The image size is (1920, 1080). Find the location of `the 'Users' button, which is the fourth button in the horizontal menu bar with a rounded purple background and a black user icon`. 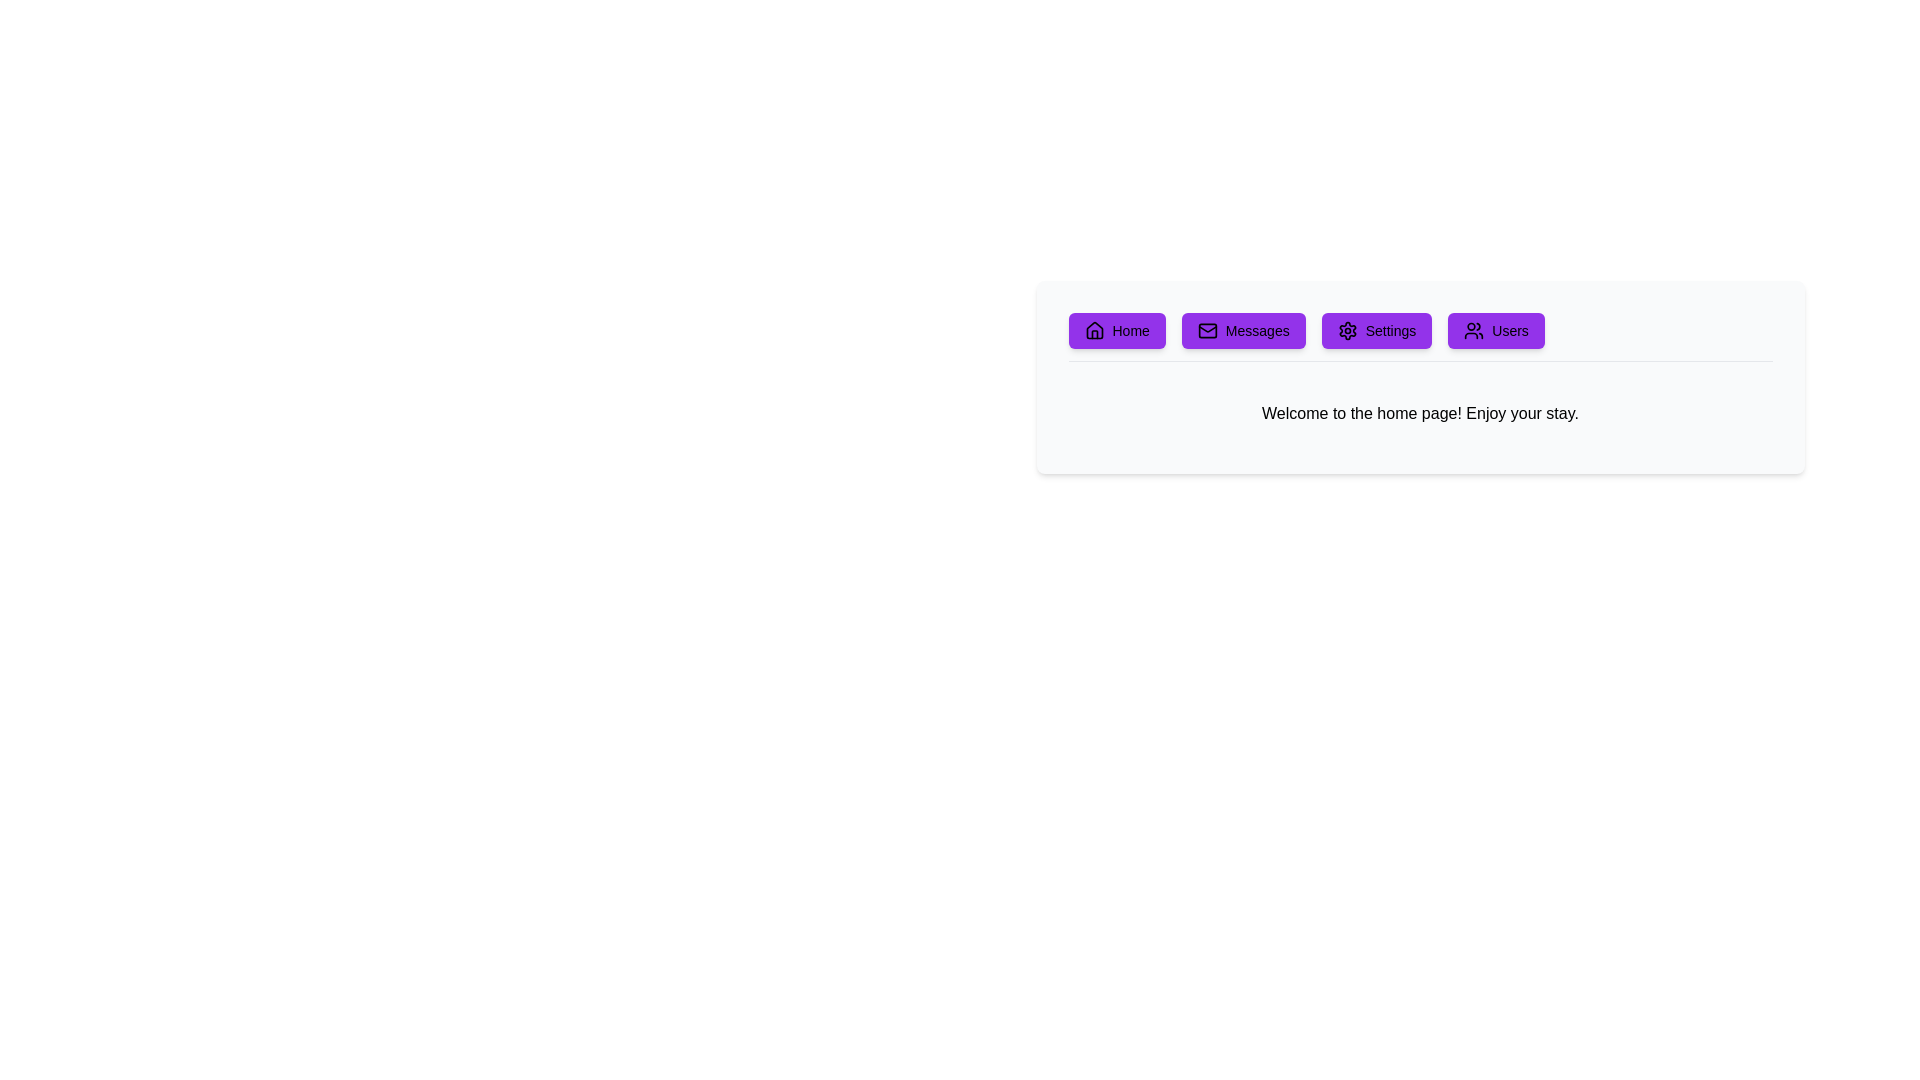

the 'Users' button, which is the fourth button in the horizontal menu bar with a rounded purple background and a black user icon is located at coordinates (1496, 330).